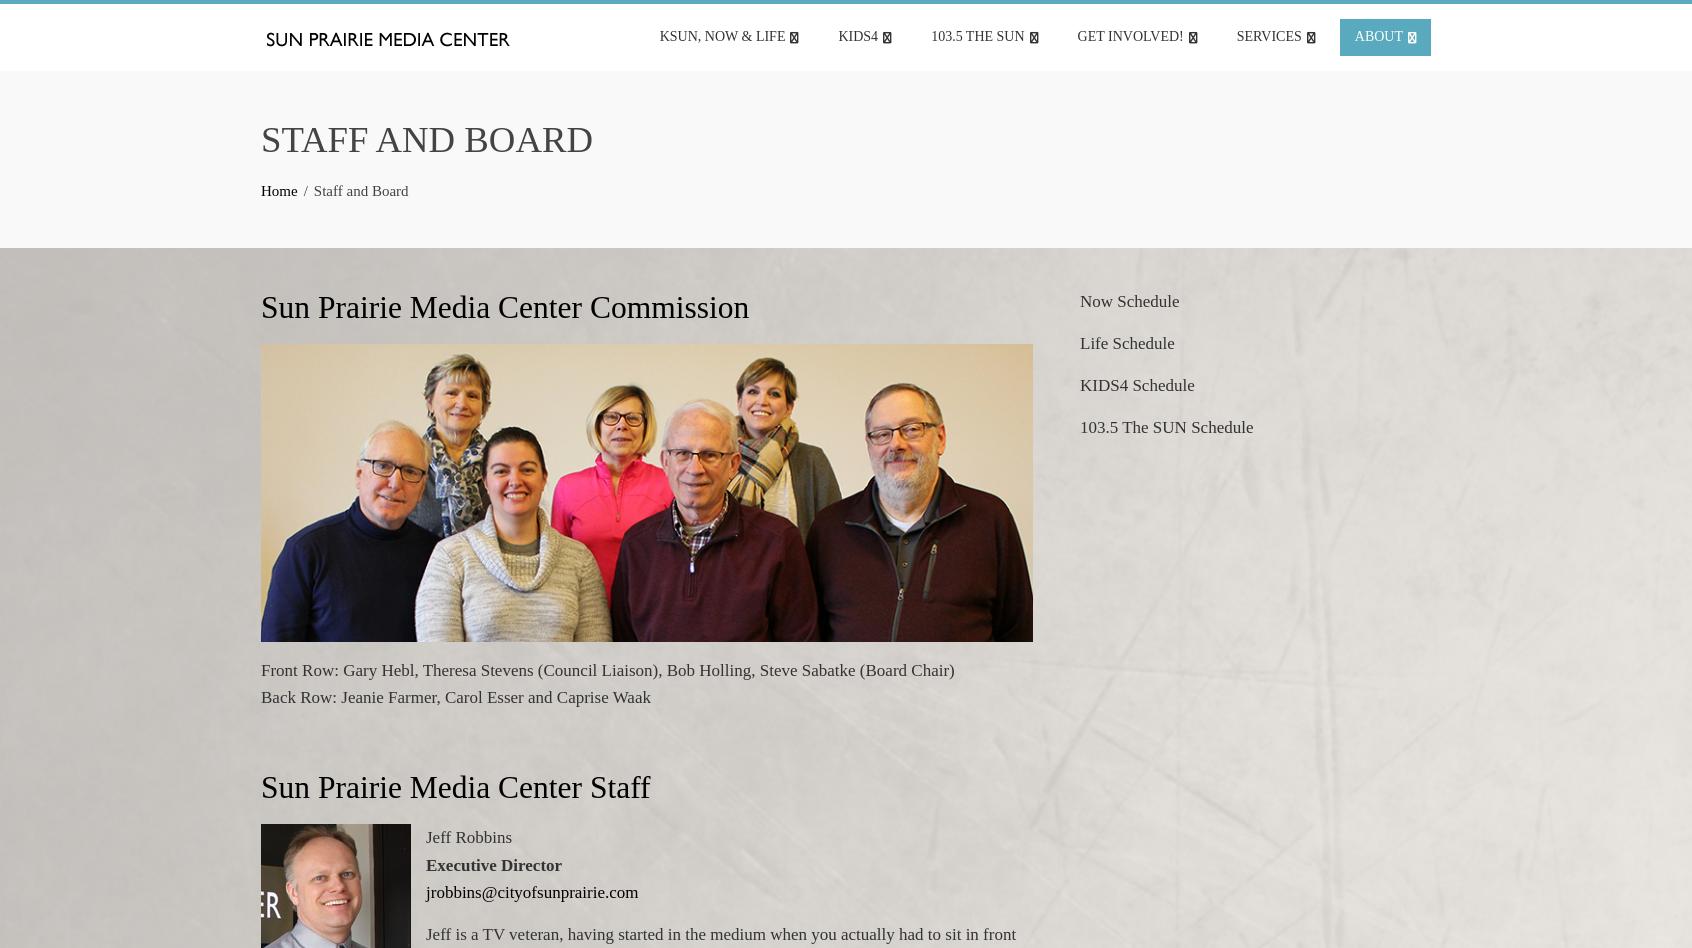 Image resolution: width=1692 pixels, height=948 pixels. Describe the element at coordinates (531, 890) in the screenshot. I see `'jrobbins@cityofsunprairie.com'` at that location.